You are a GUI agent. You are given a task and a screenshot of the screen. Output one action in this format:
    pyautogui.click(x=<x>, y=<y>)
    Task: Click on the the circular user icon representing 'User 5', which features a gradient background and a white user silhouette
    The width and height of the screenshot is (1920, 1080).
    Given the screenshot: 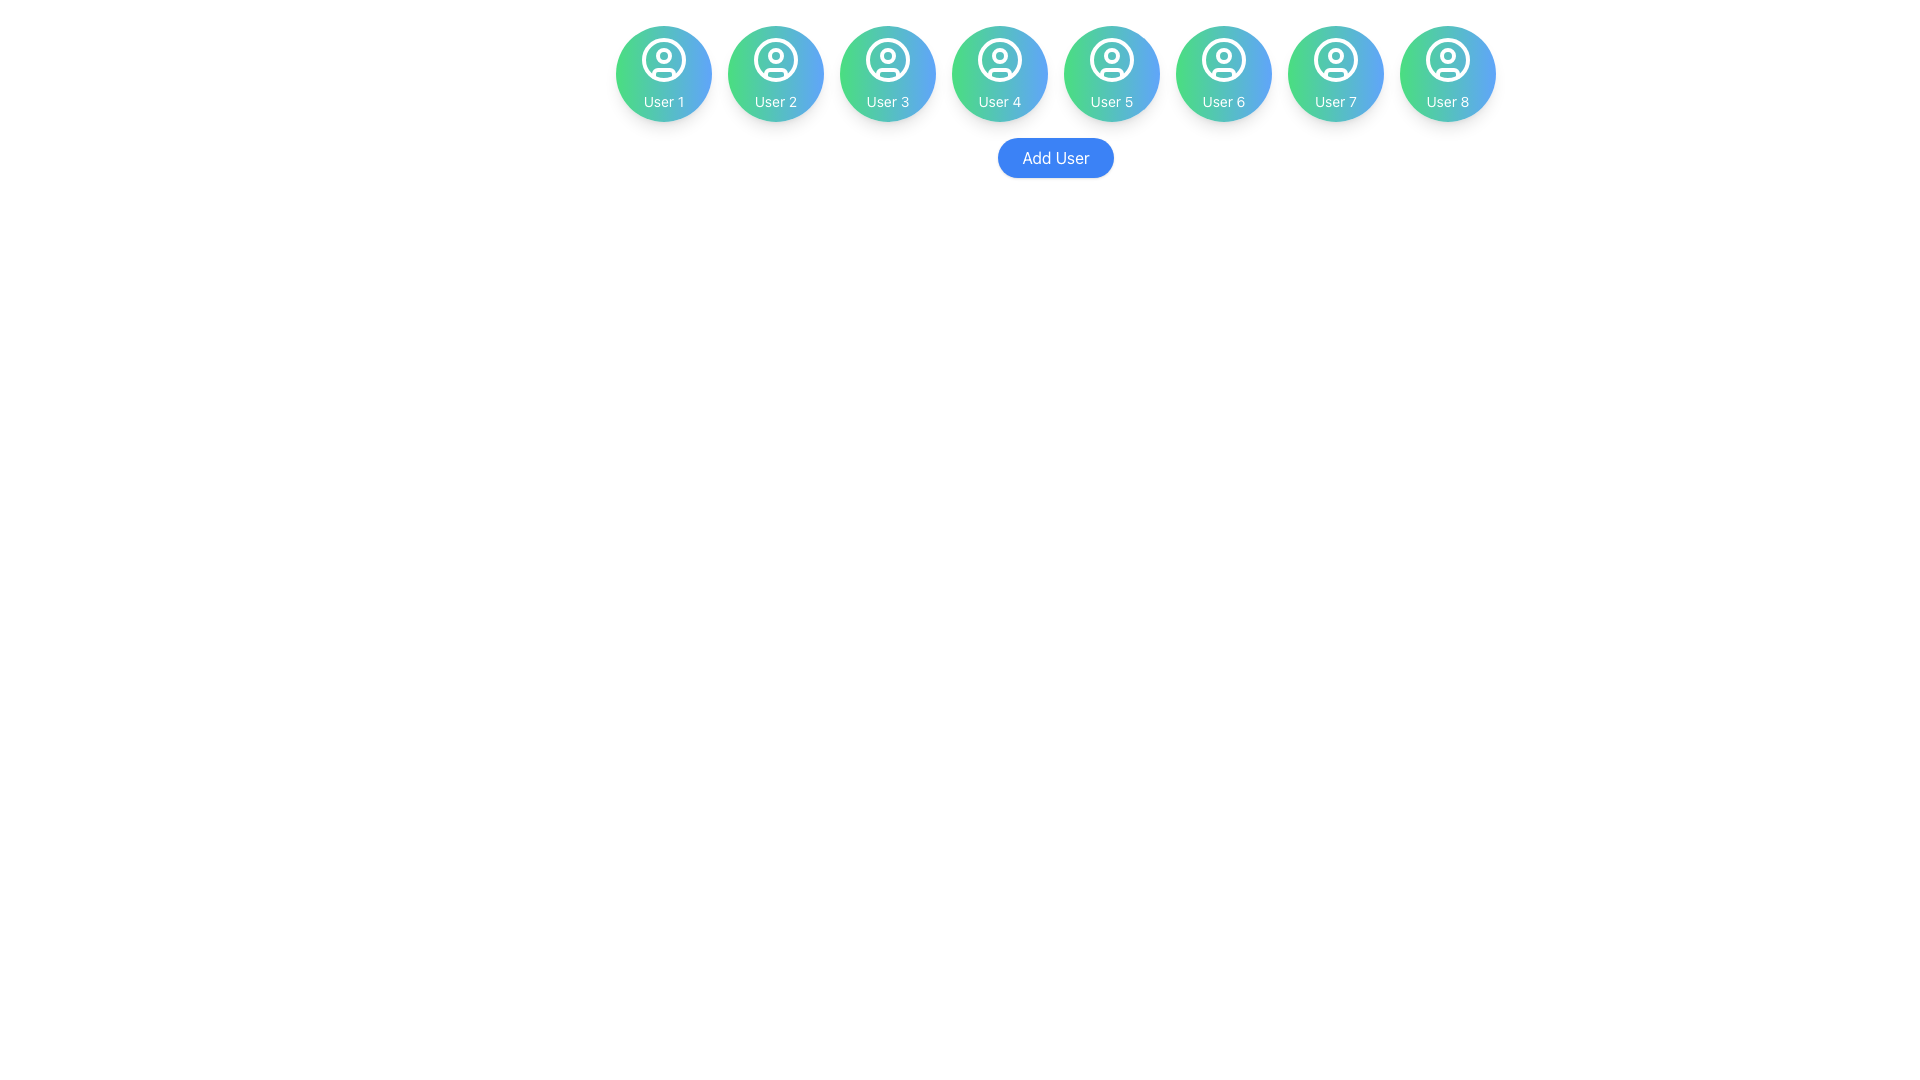 What is the action you would take?
    pyautogui.click(x=1111, y=72)
    